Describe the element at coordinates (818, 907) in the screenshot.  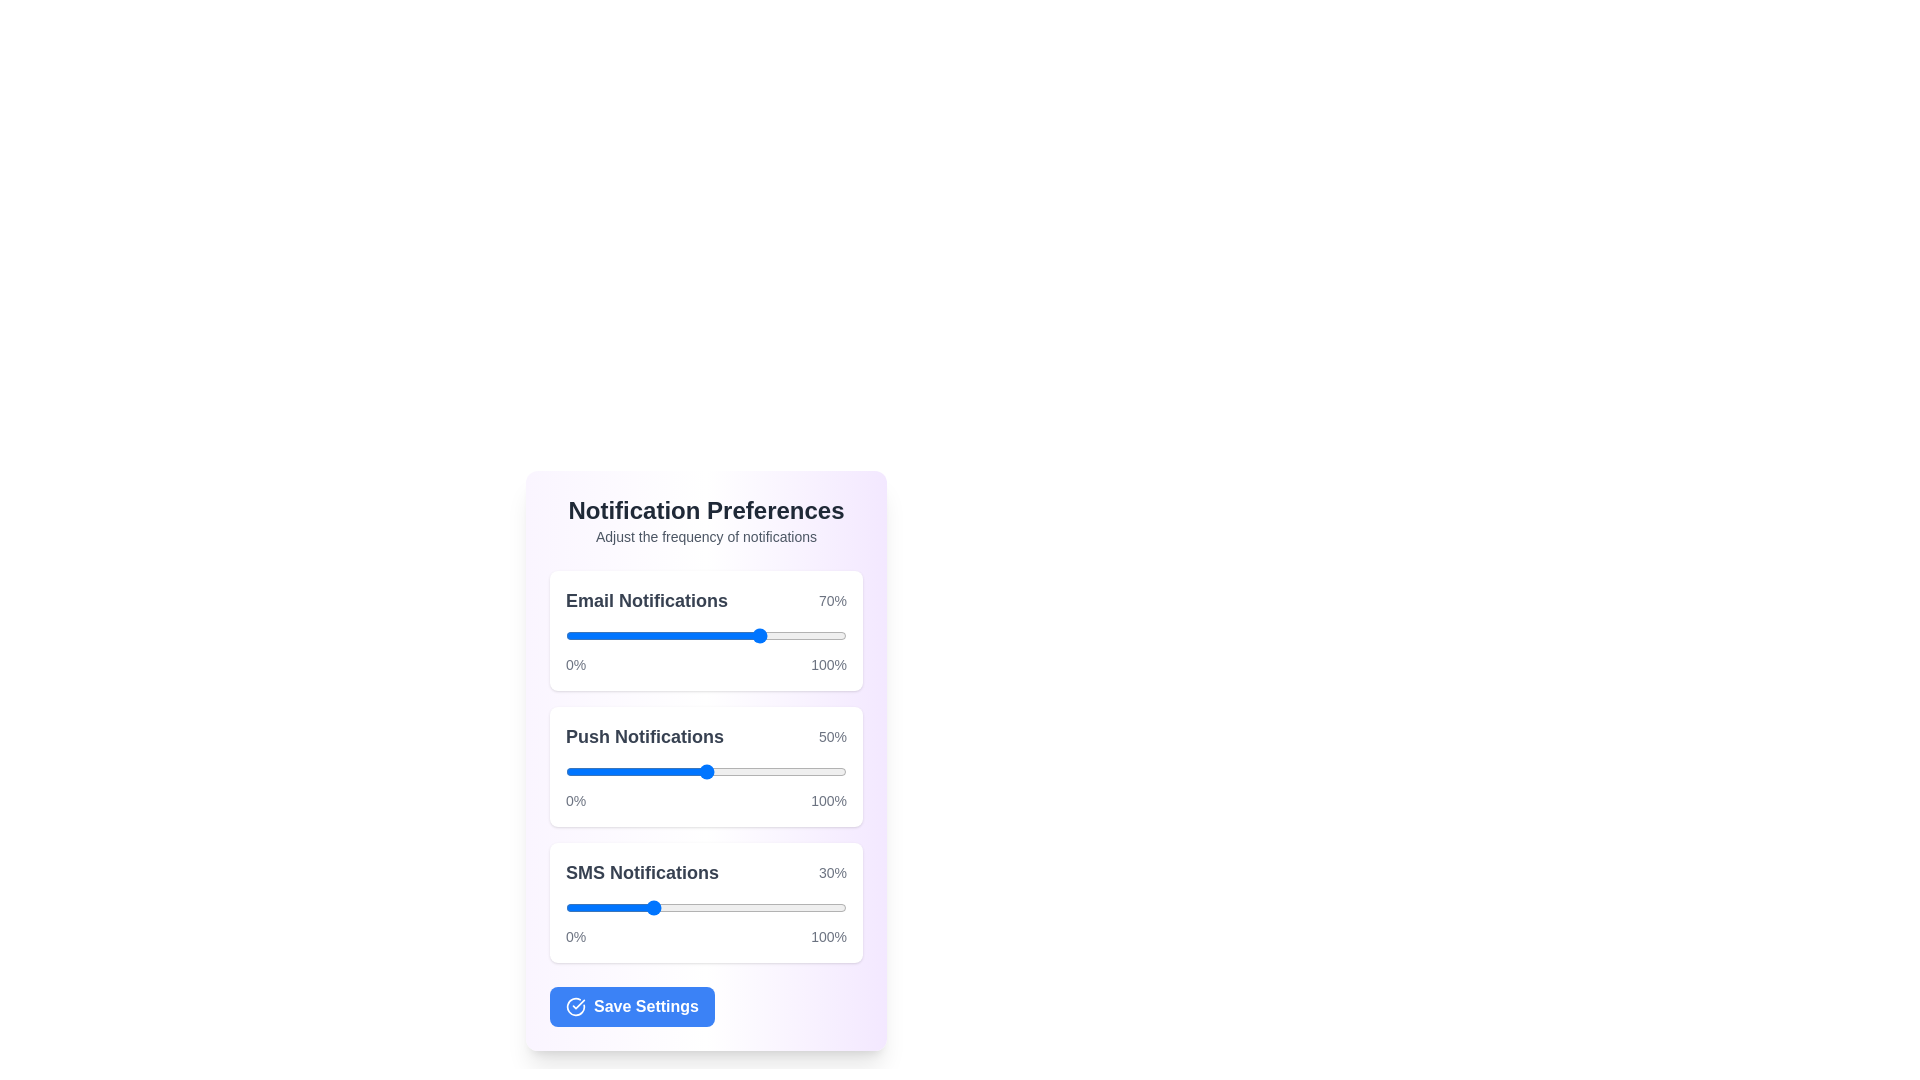
I see `the SMS Notifications slider` at that location.